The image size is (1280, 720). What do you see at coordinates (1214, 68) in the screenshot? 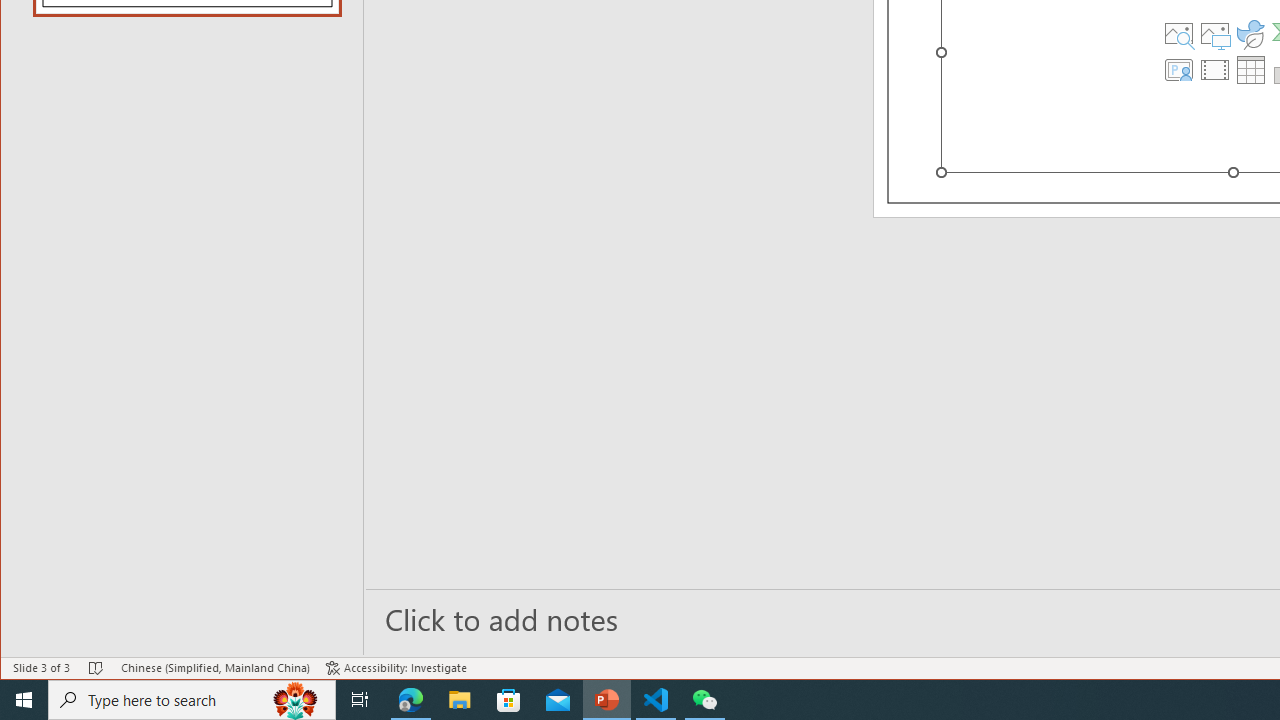
I see `'Insert Video'` at bounding box center [1214, 68].